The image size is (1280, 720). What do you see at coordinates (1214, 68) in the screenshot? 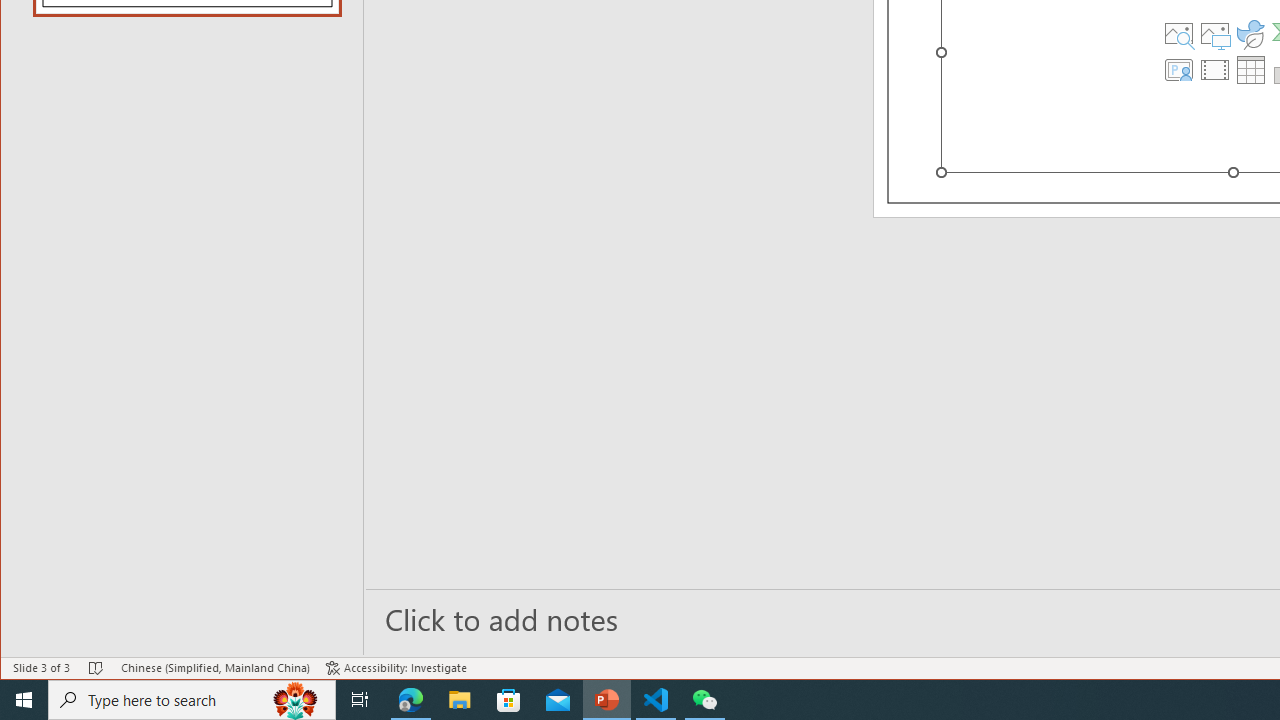
I see `'Insert Video'` at bounding box center [1214, 68].